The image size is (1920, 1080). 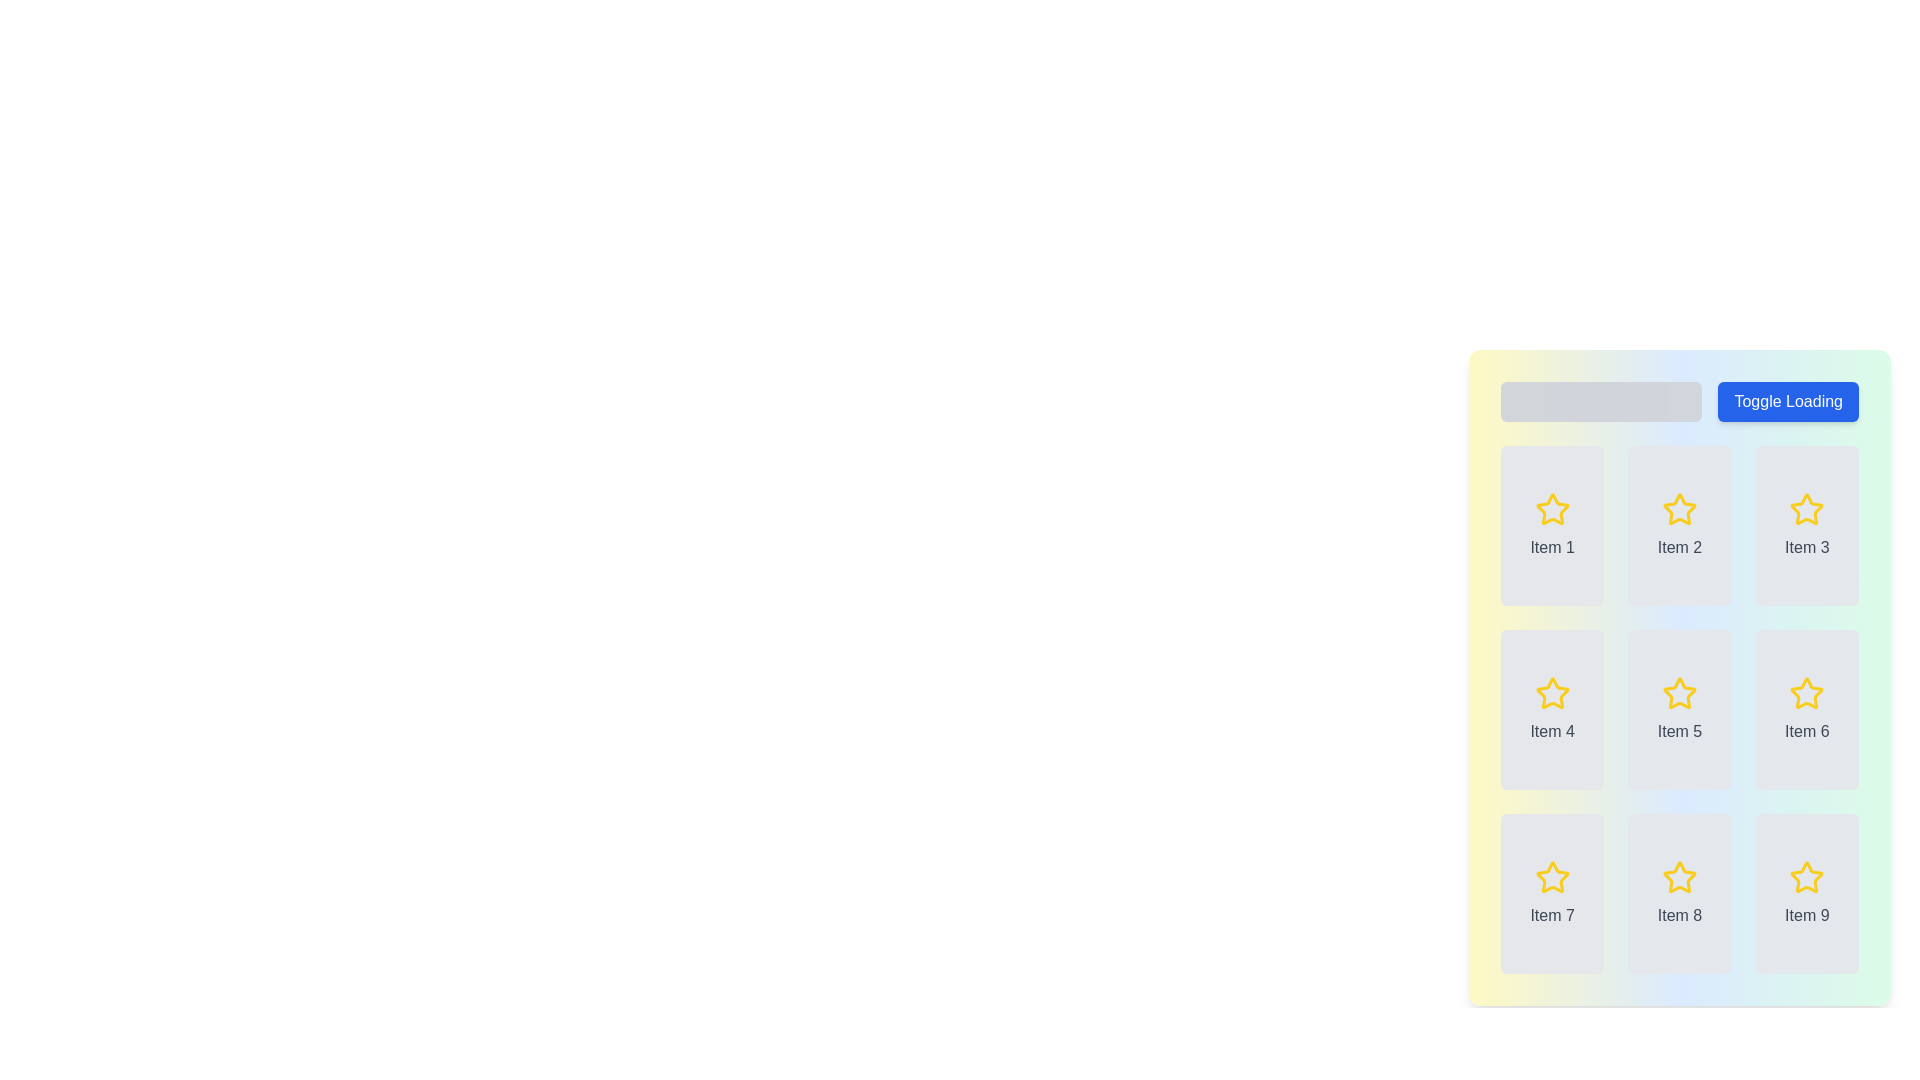 I want to click on the gray-colored text 'Item 3' located in the top row, third column of a 3x3 grid of card-like areas, so click(x=1807, y=547).